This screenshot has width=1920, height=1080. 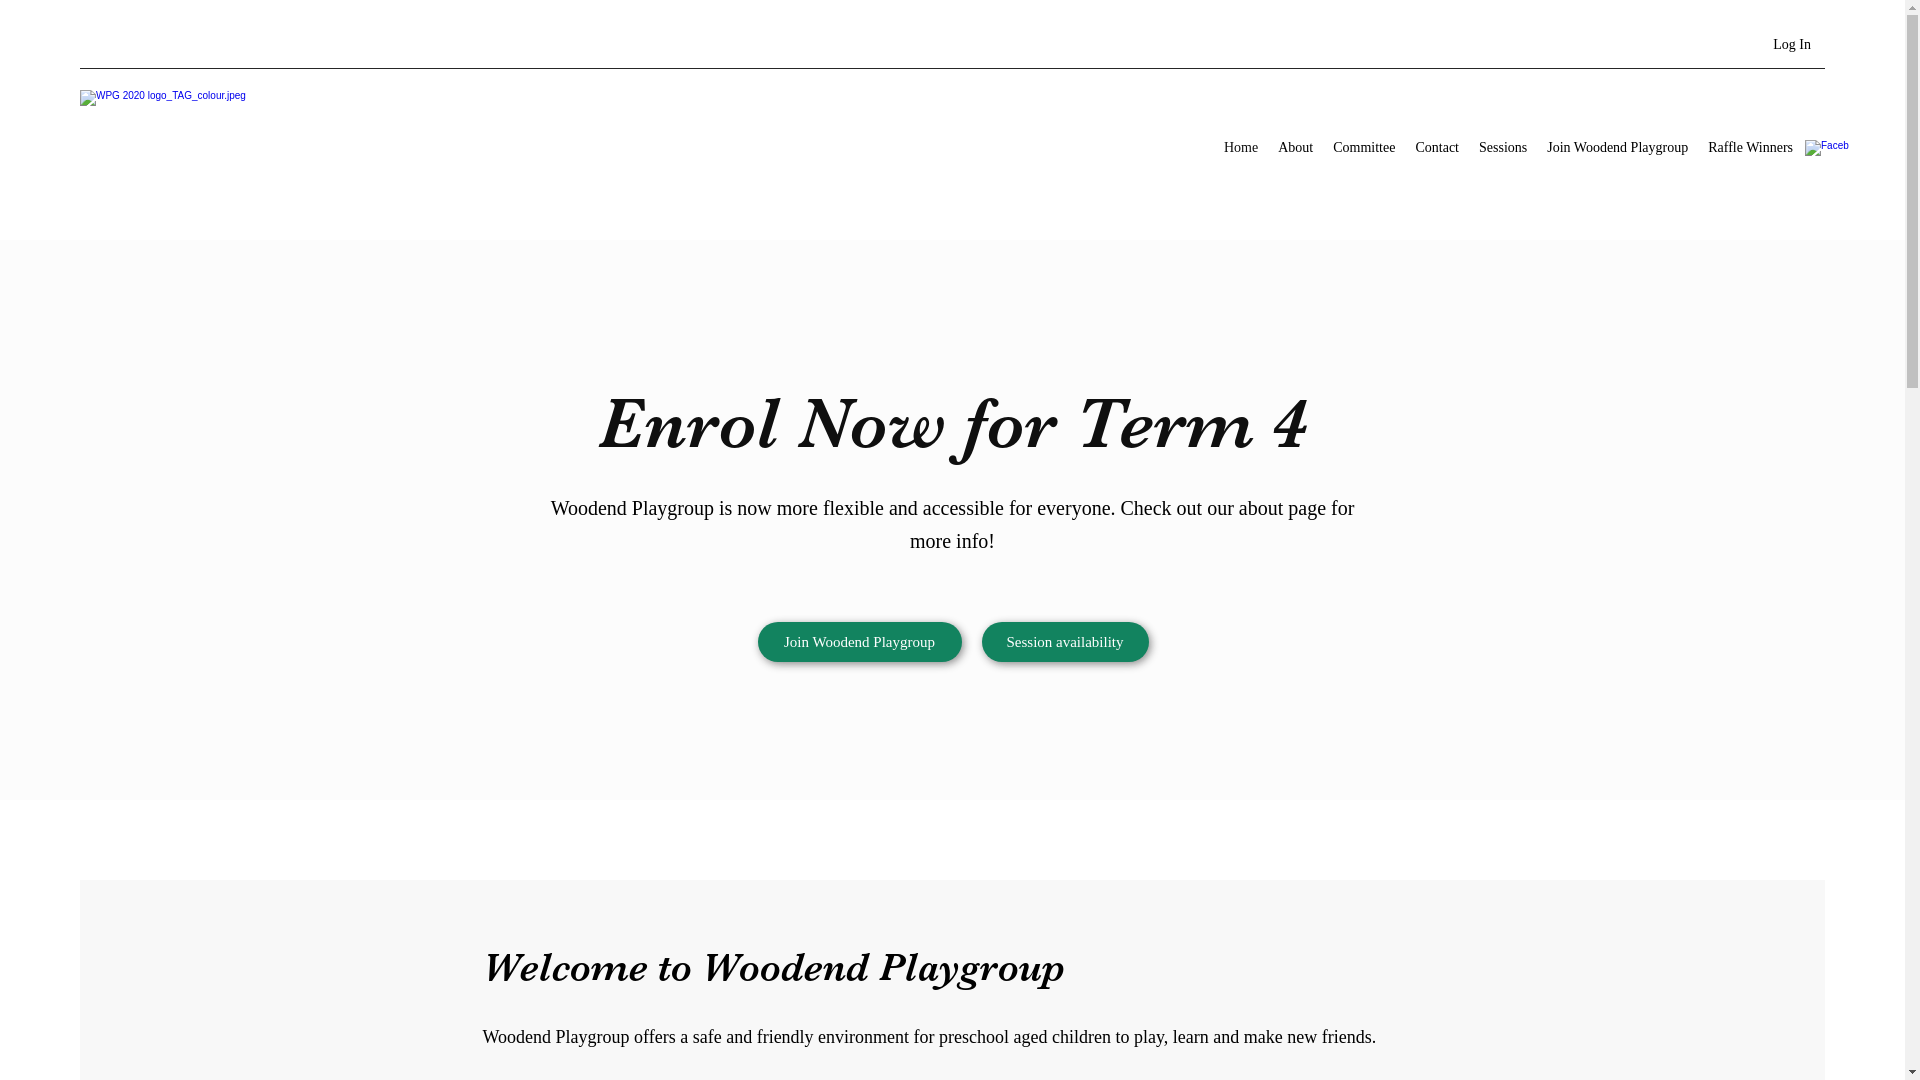 I want to click on 'Join Woodend Playgroup', so click(x=859, y=641).